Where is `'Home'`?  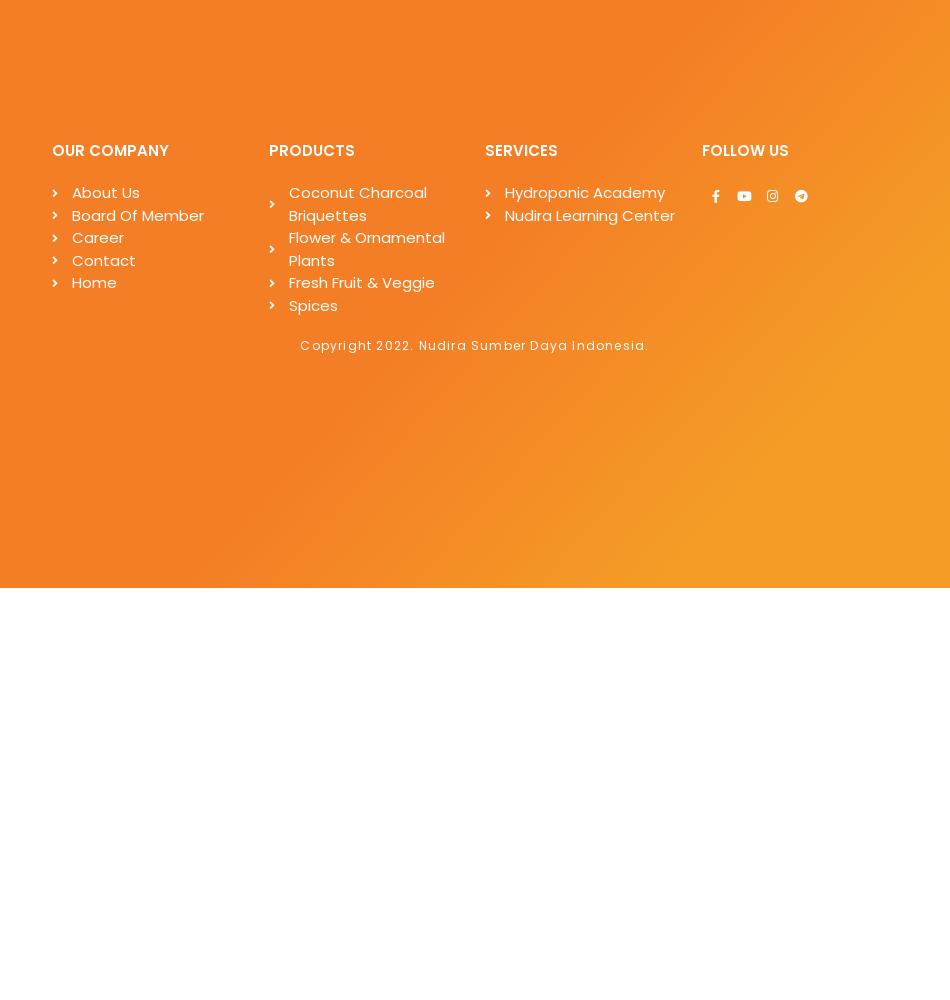 'Home' is located at coordinates (94, 282).